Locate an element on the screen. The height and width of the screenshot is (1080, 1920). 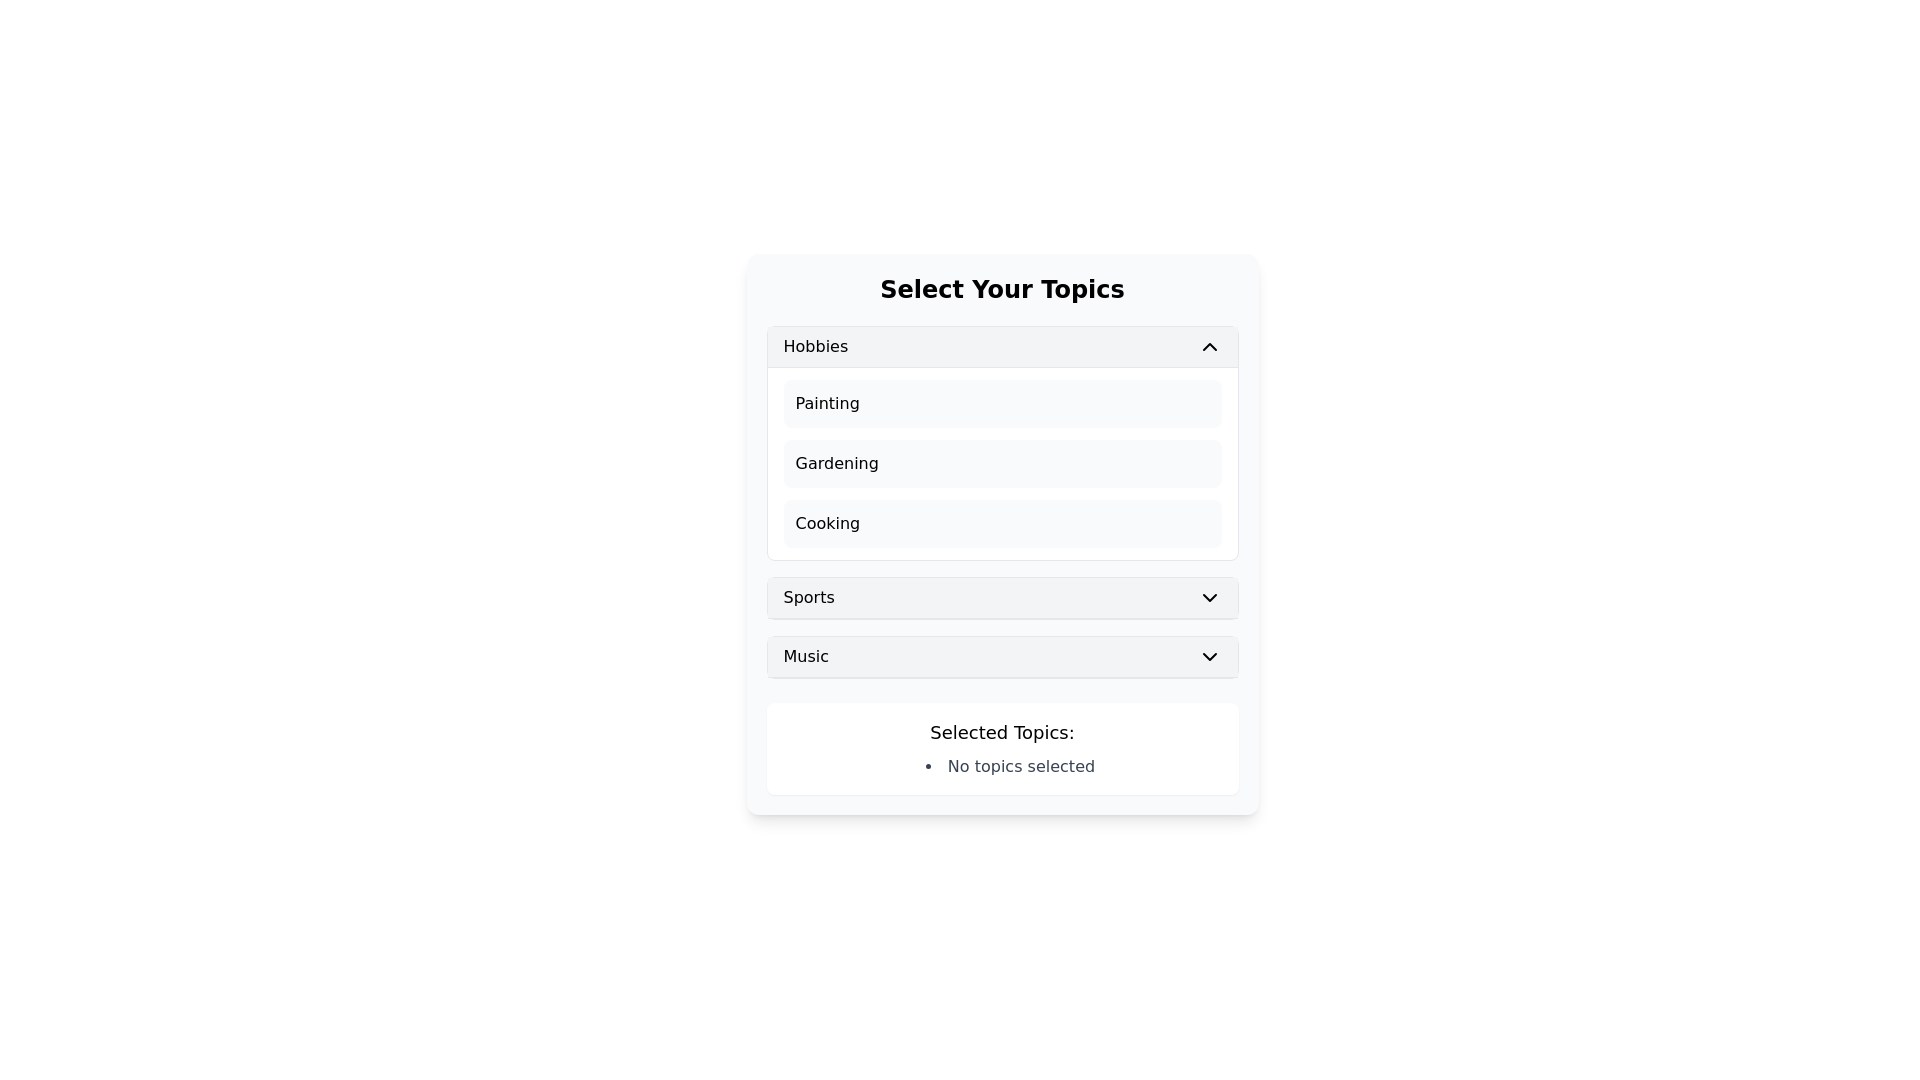
the 'Gardening' list item in the hobbies section is located at coordinates (1002, 463).